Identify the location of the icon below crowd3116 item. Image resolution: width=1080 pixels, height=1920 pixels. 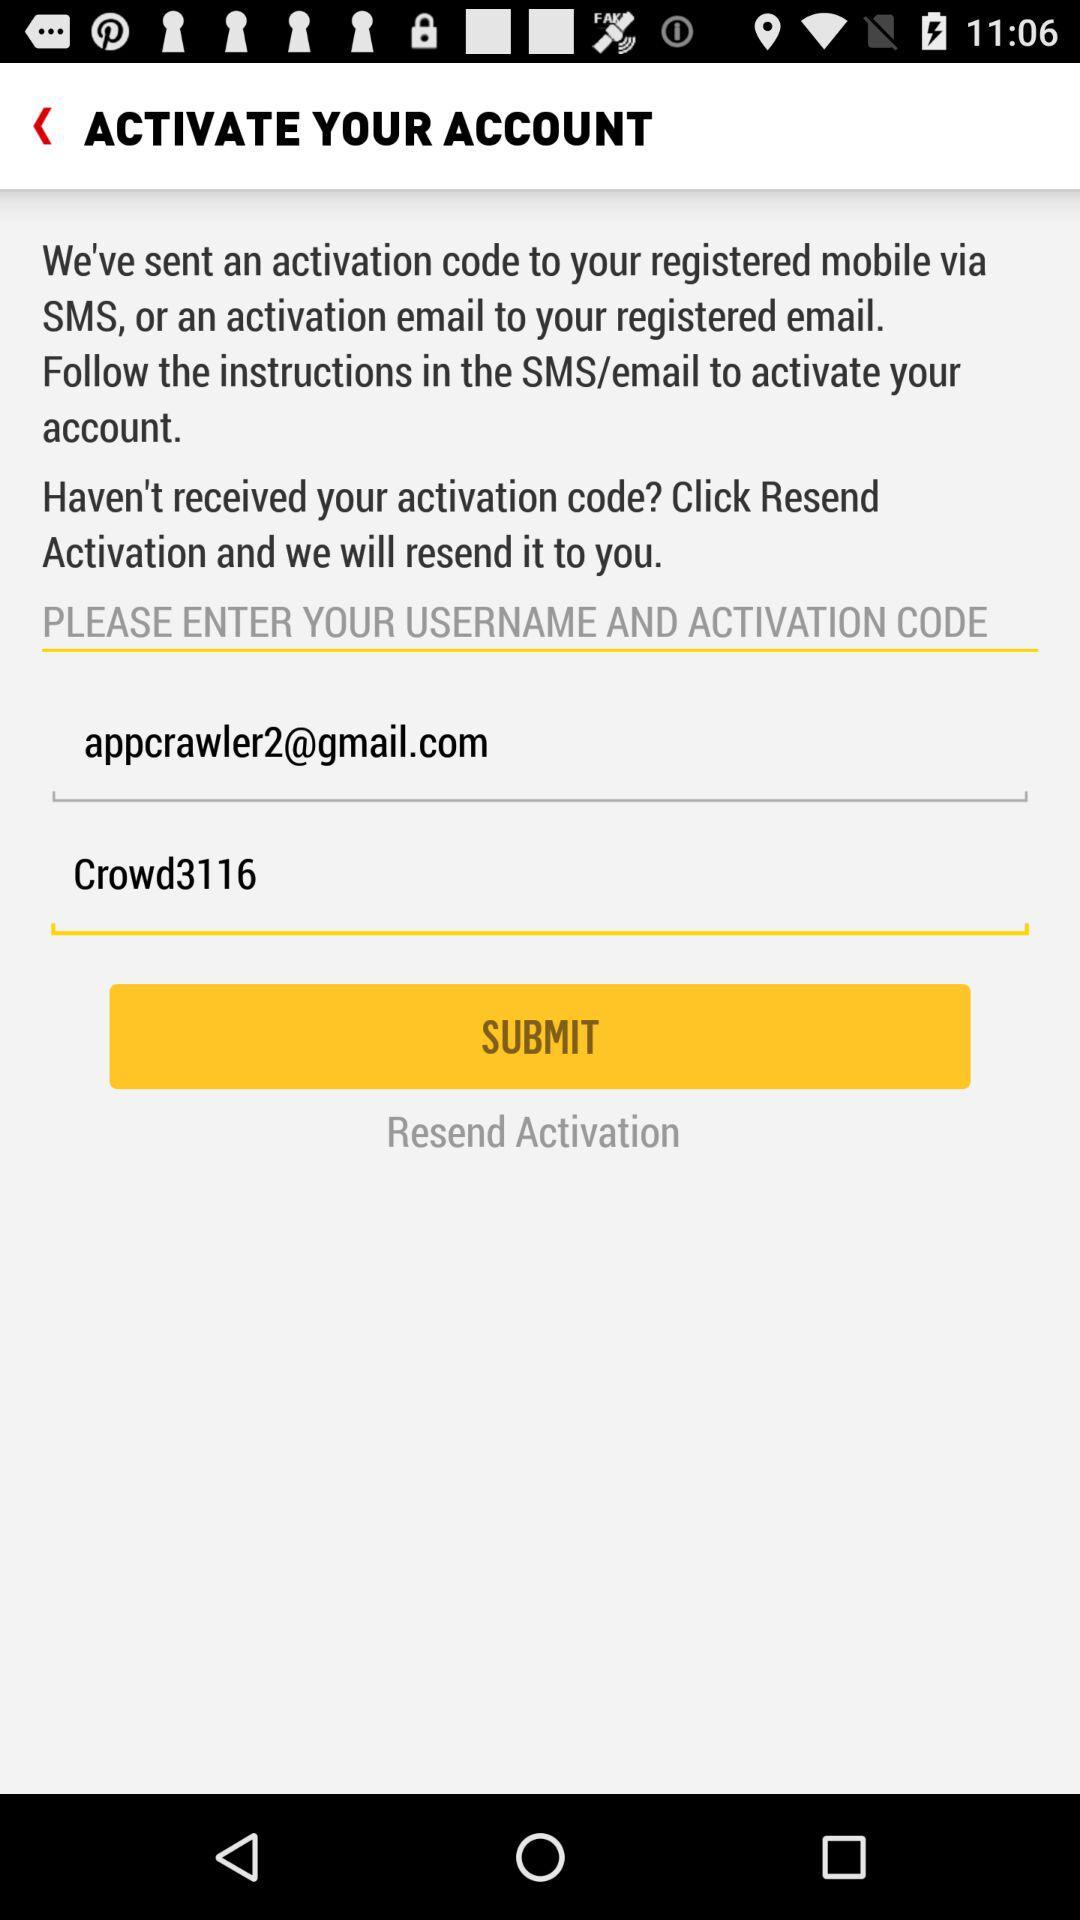
(540, 1036).